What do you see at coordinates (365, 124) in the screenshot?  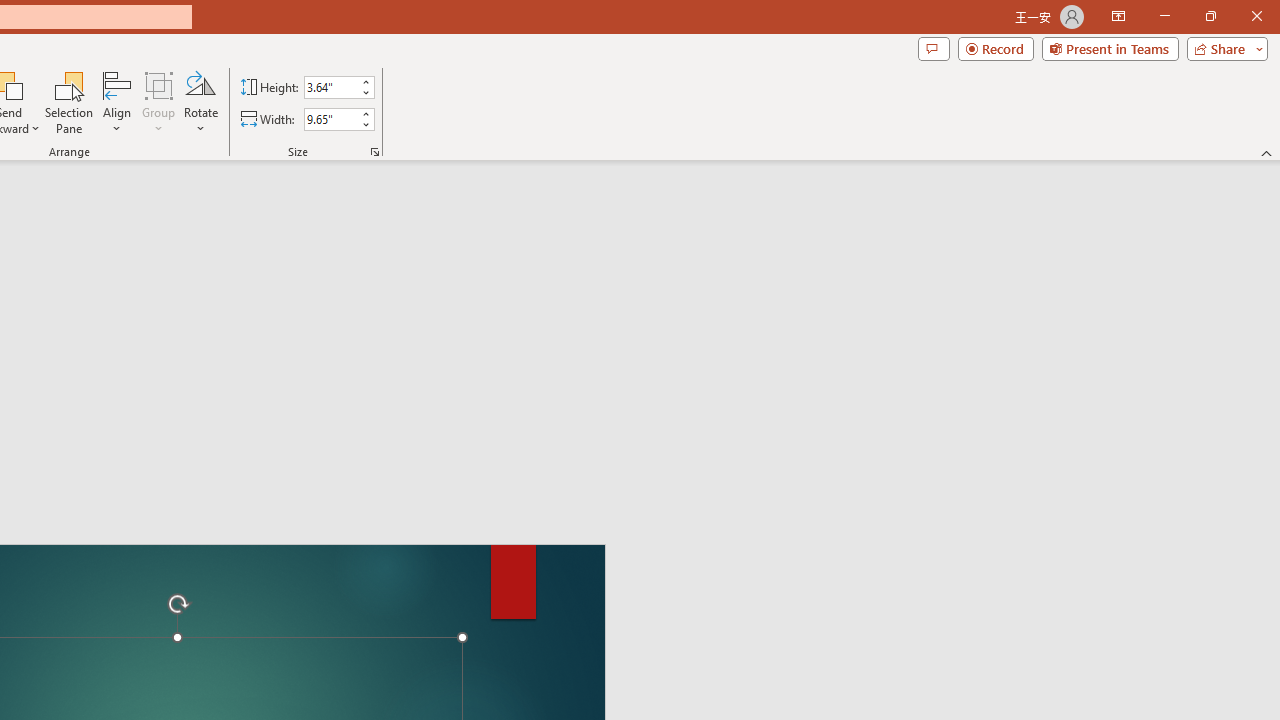 I see `'Less'` at bounding box center [365, 124].